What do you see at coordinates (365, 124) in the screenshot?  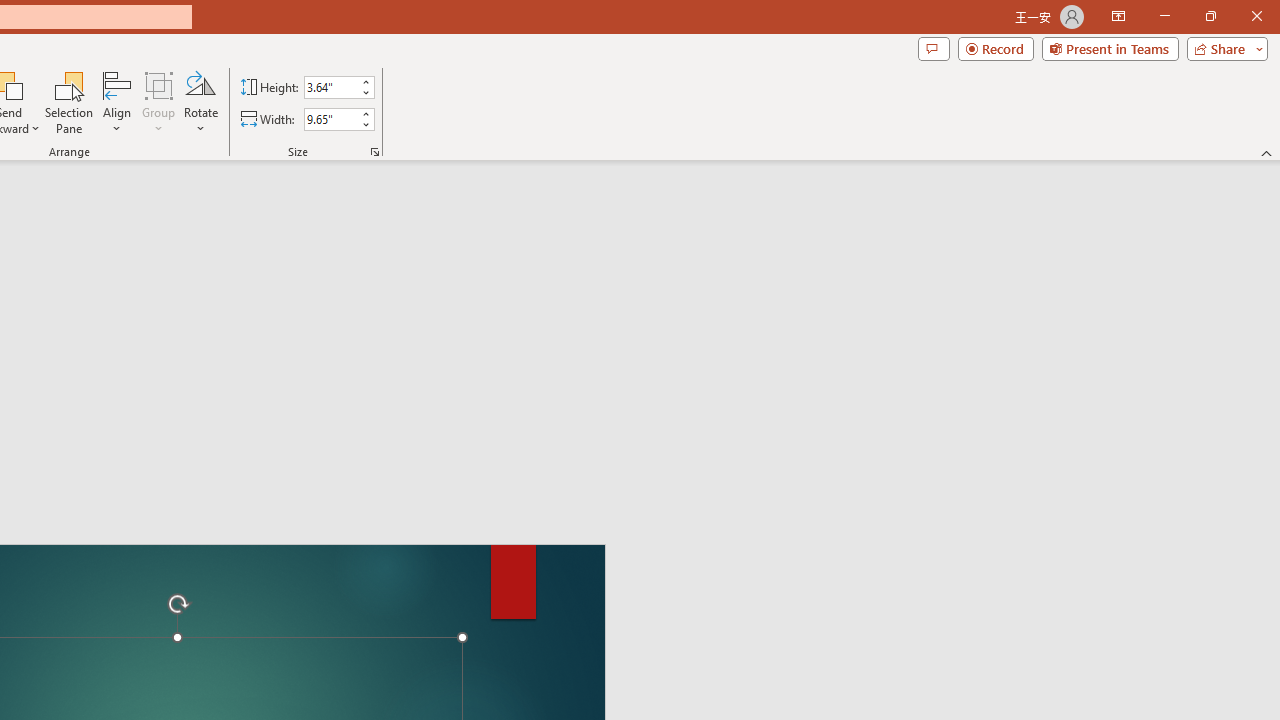 I see `'Less'` at bounding box center [365, 124].